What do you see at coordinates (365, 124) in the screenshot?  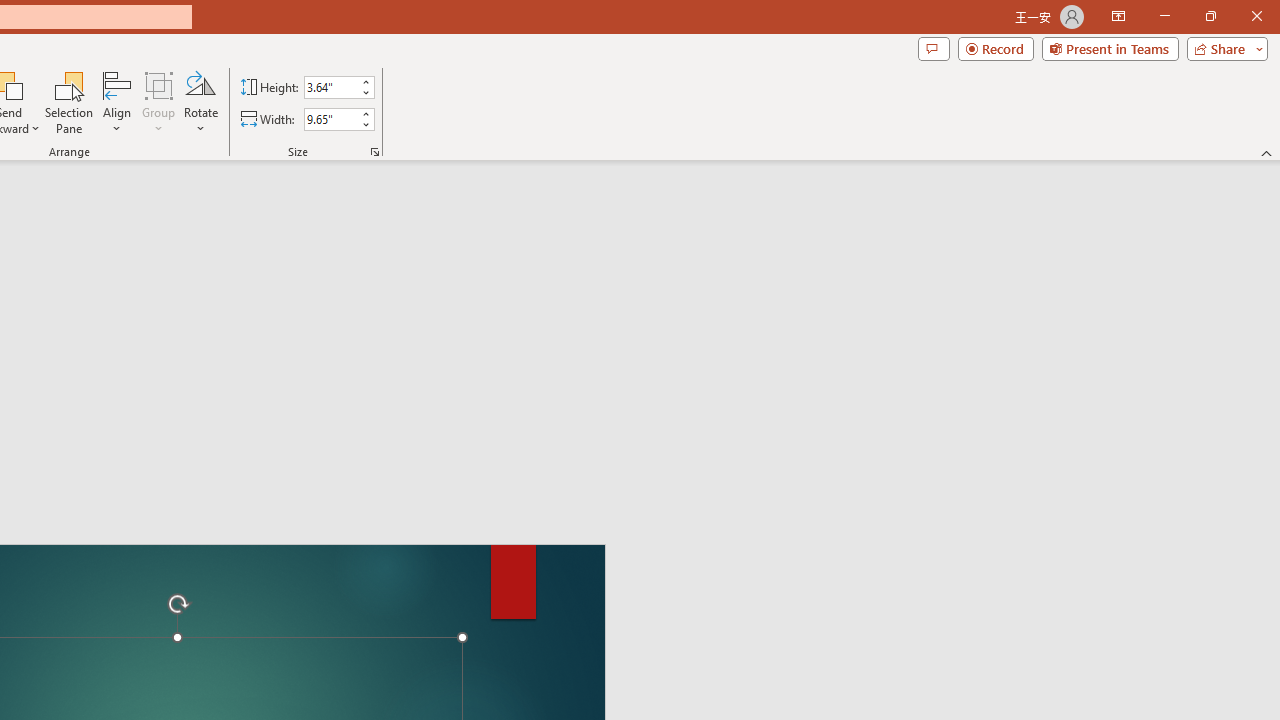 I see `'Less'` at bounding box center [365, 124].